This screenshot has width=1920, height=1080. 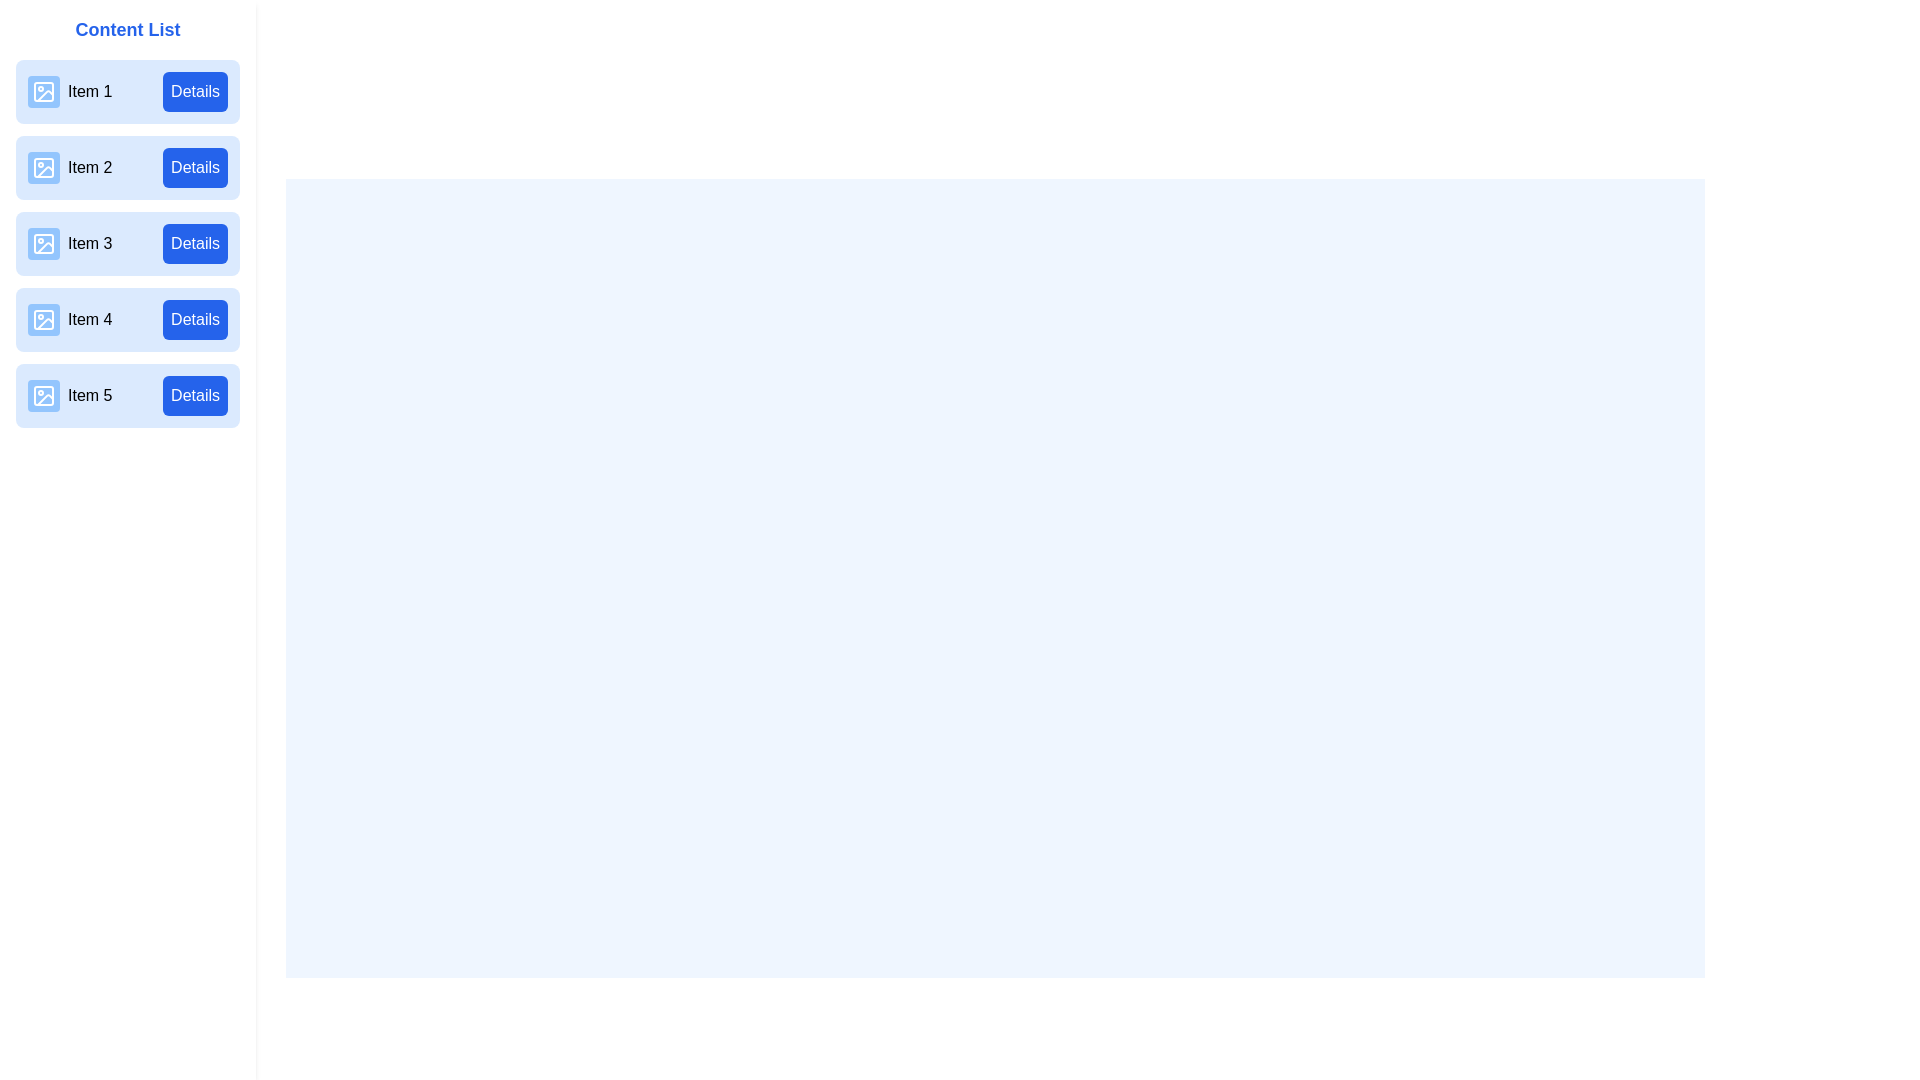 I want to click on the 'Details' button aligned to the right side of 'Item 2' in the second row of the vertically stacked list, so click(x=195, y=167).